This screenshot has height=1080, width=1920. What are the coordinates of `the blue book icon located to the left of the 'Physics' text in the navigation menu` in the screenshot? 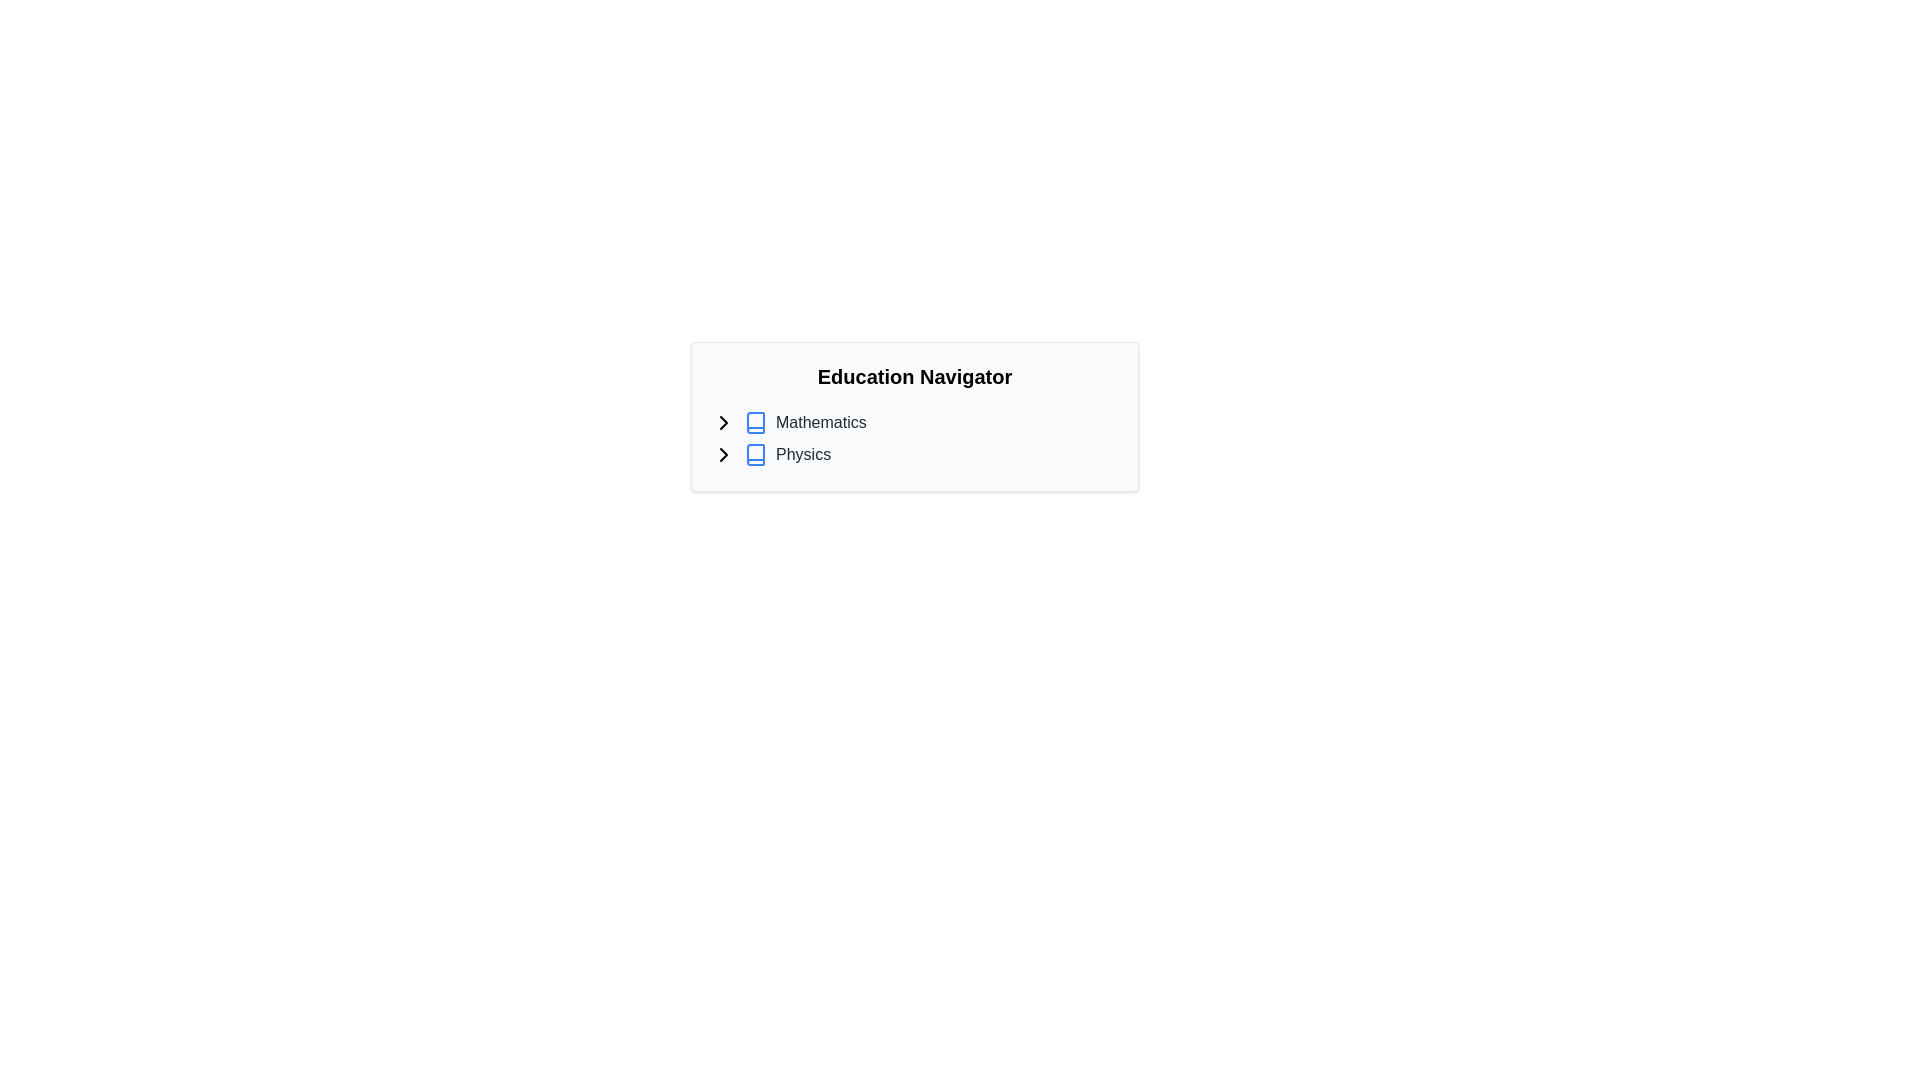 It's located at (754, 455).